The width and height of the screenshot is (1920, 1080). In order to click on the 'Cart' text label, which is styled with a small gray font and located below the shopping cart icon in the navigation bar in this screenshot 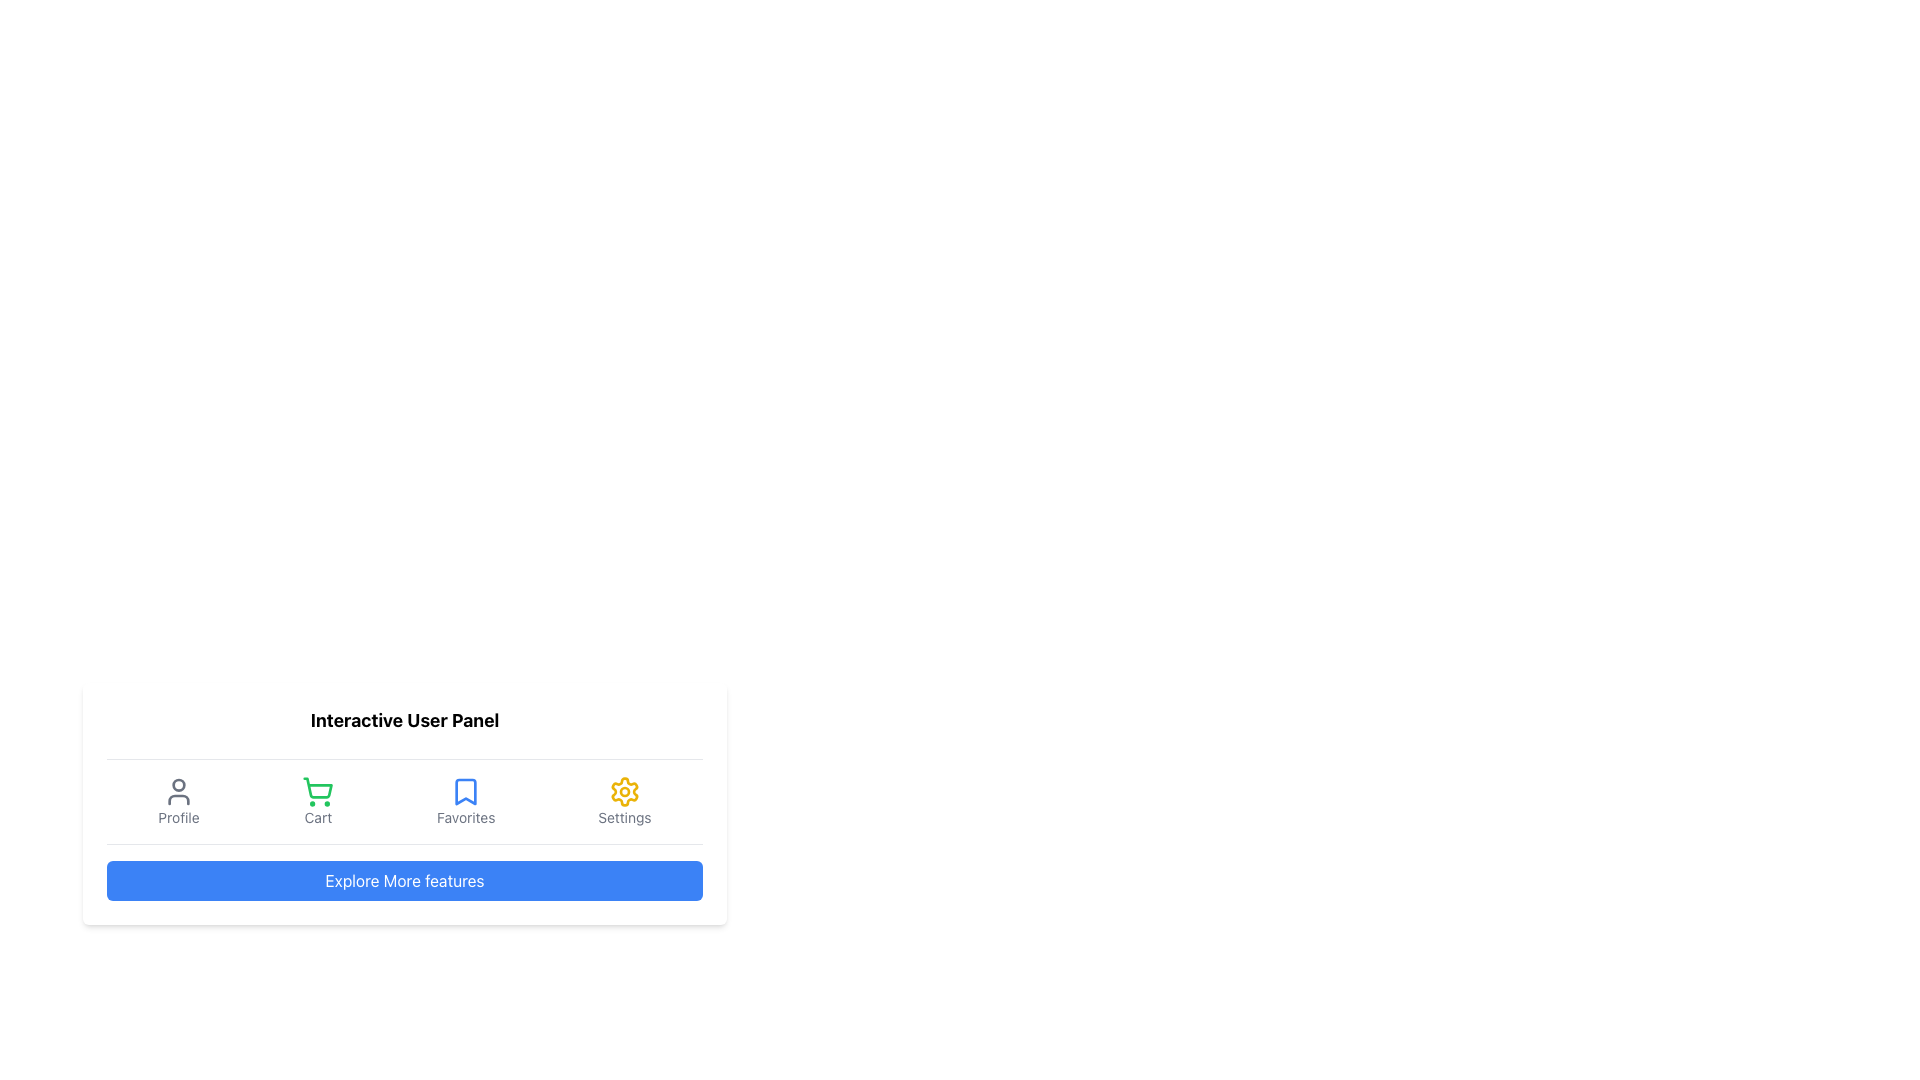, I will do `click(317, 817)`.